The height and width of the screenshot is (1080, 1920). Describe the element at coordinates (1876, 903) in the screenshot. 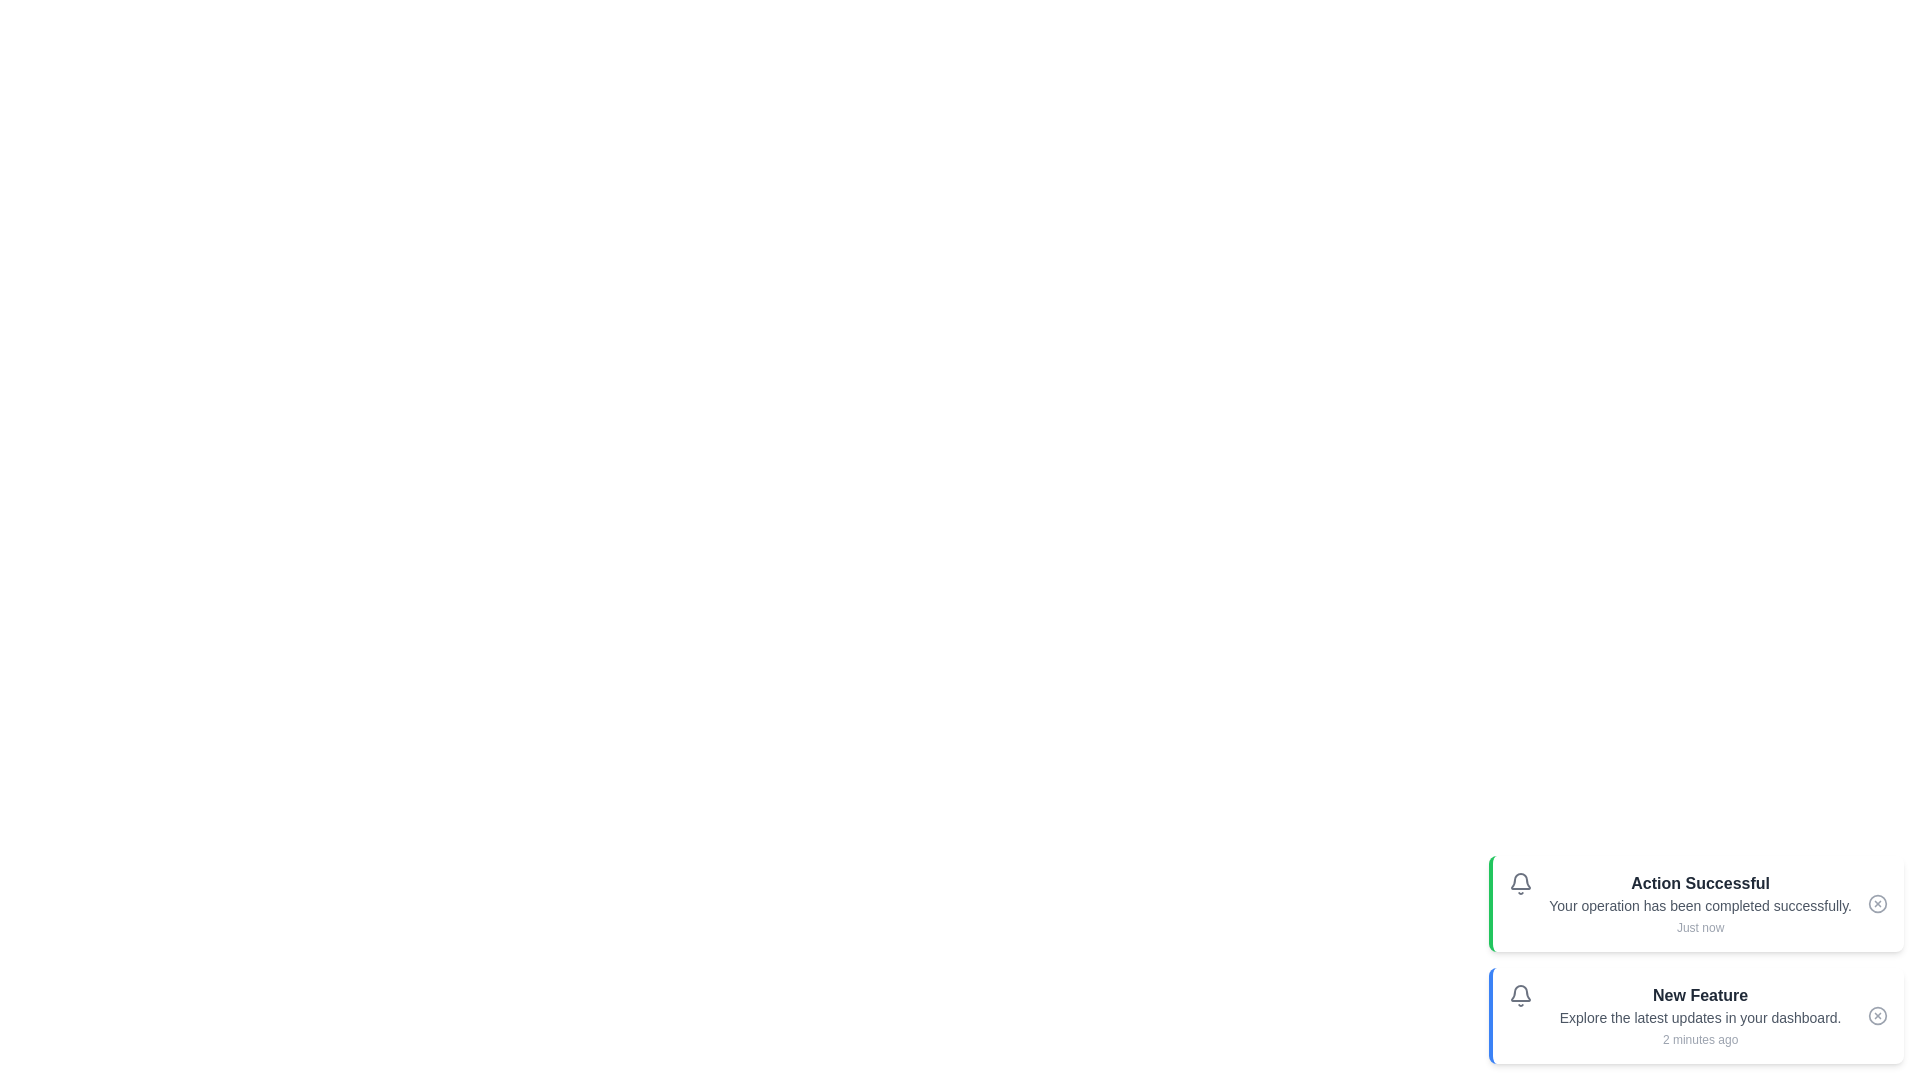

I see `the circular graphic within the SVG that represents a cancel or close action, which is part of the icon adjacent to the 'Action Successful' notification` at that location.